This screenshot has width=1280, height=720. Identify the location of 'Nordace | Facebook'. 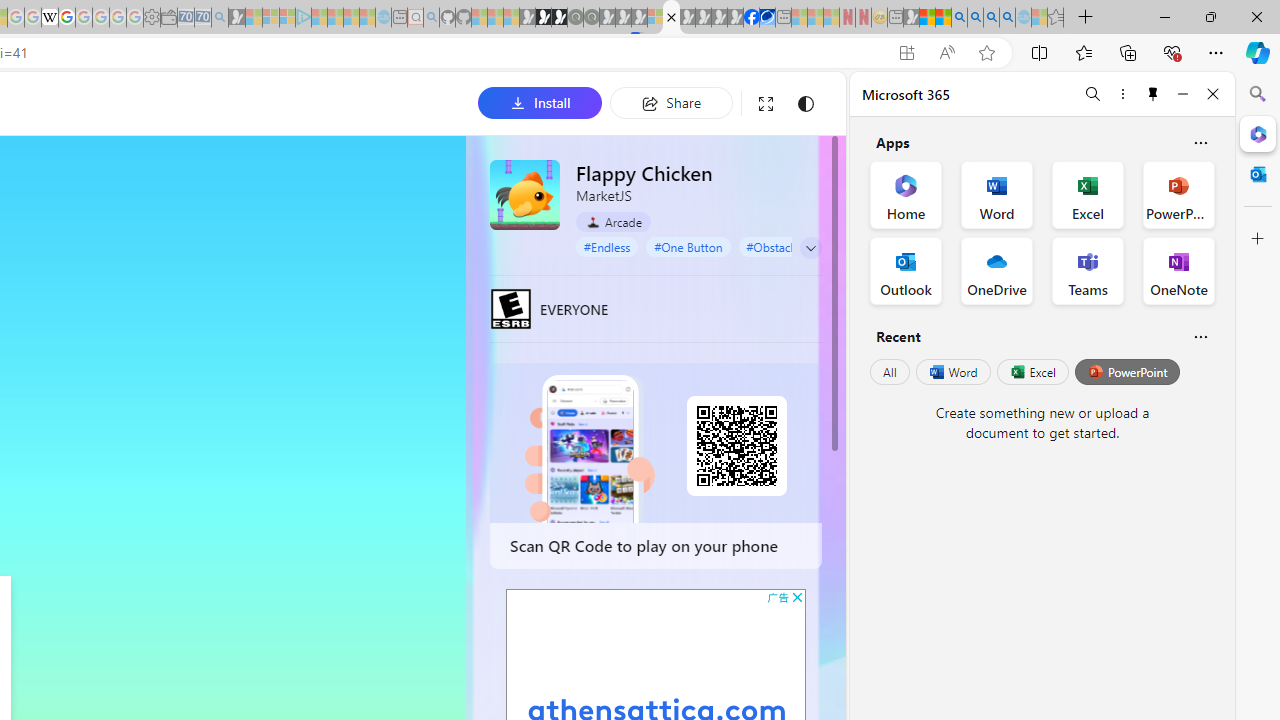
(750, 17).